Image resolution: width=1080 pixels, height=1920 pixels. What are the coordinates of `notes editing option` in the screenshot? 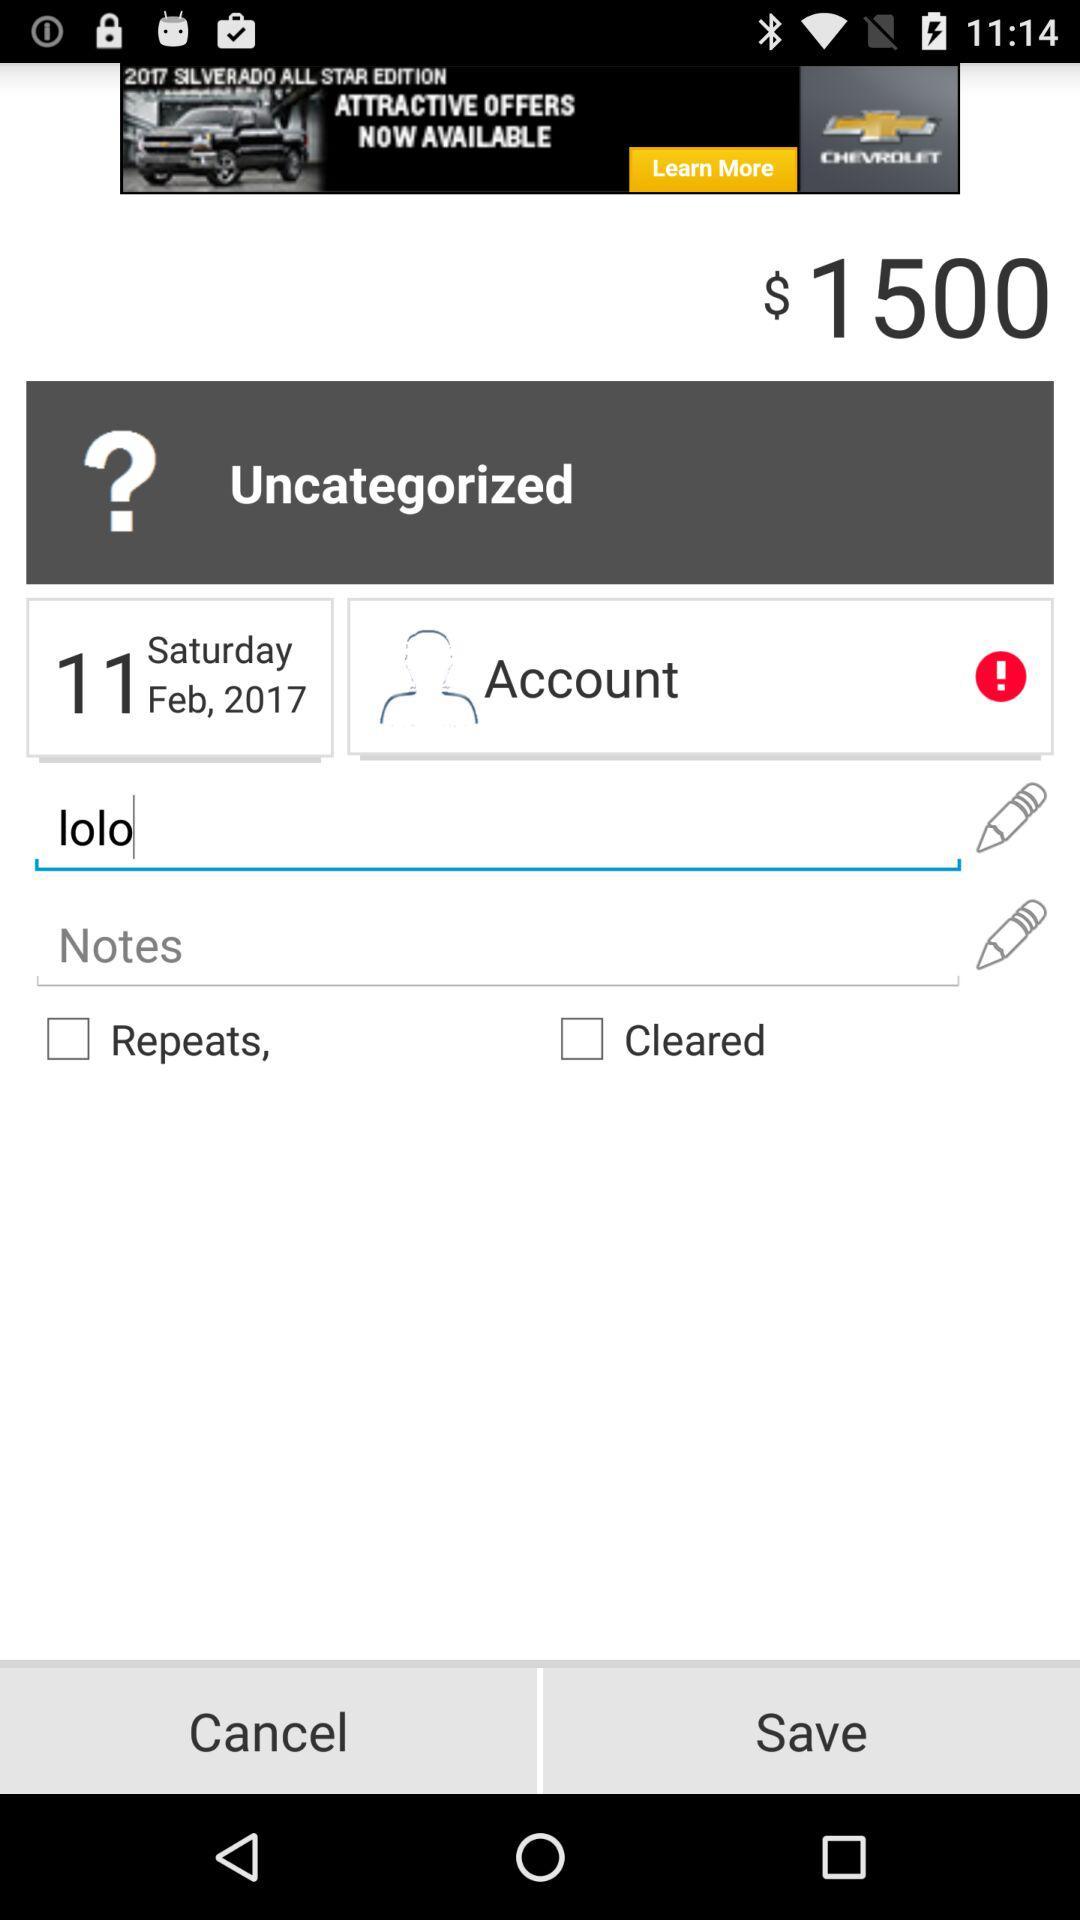 It's located at (1011, 934).